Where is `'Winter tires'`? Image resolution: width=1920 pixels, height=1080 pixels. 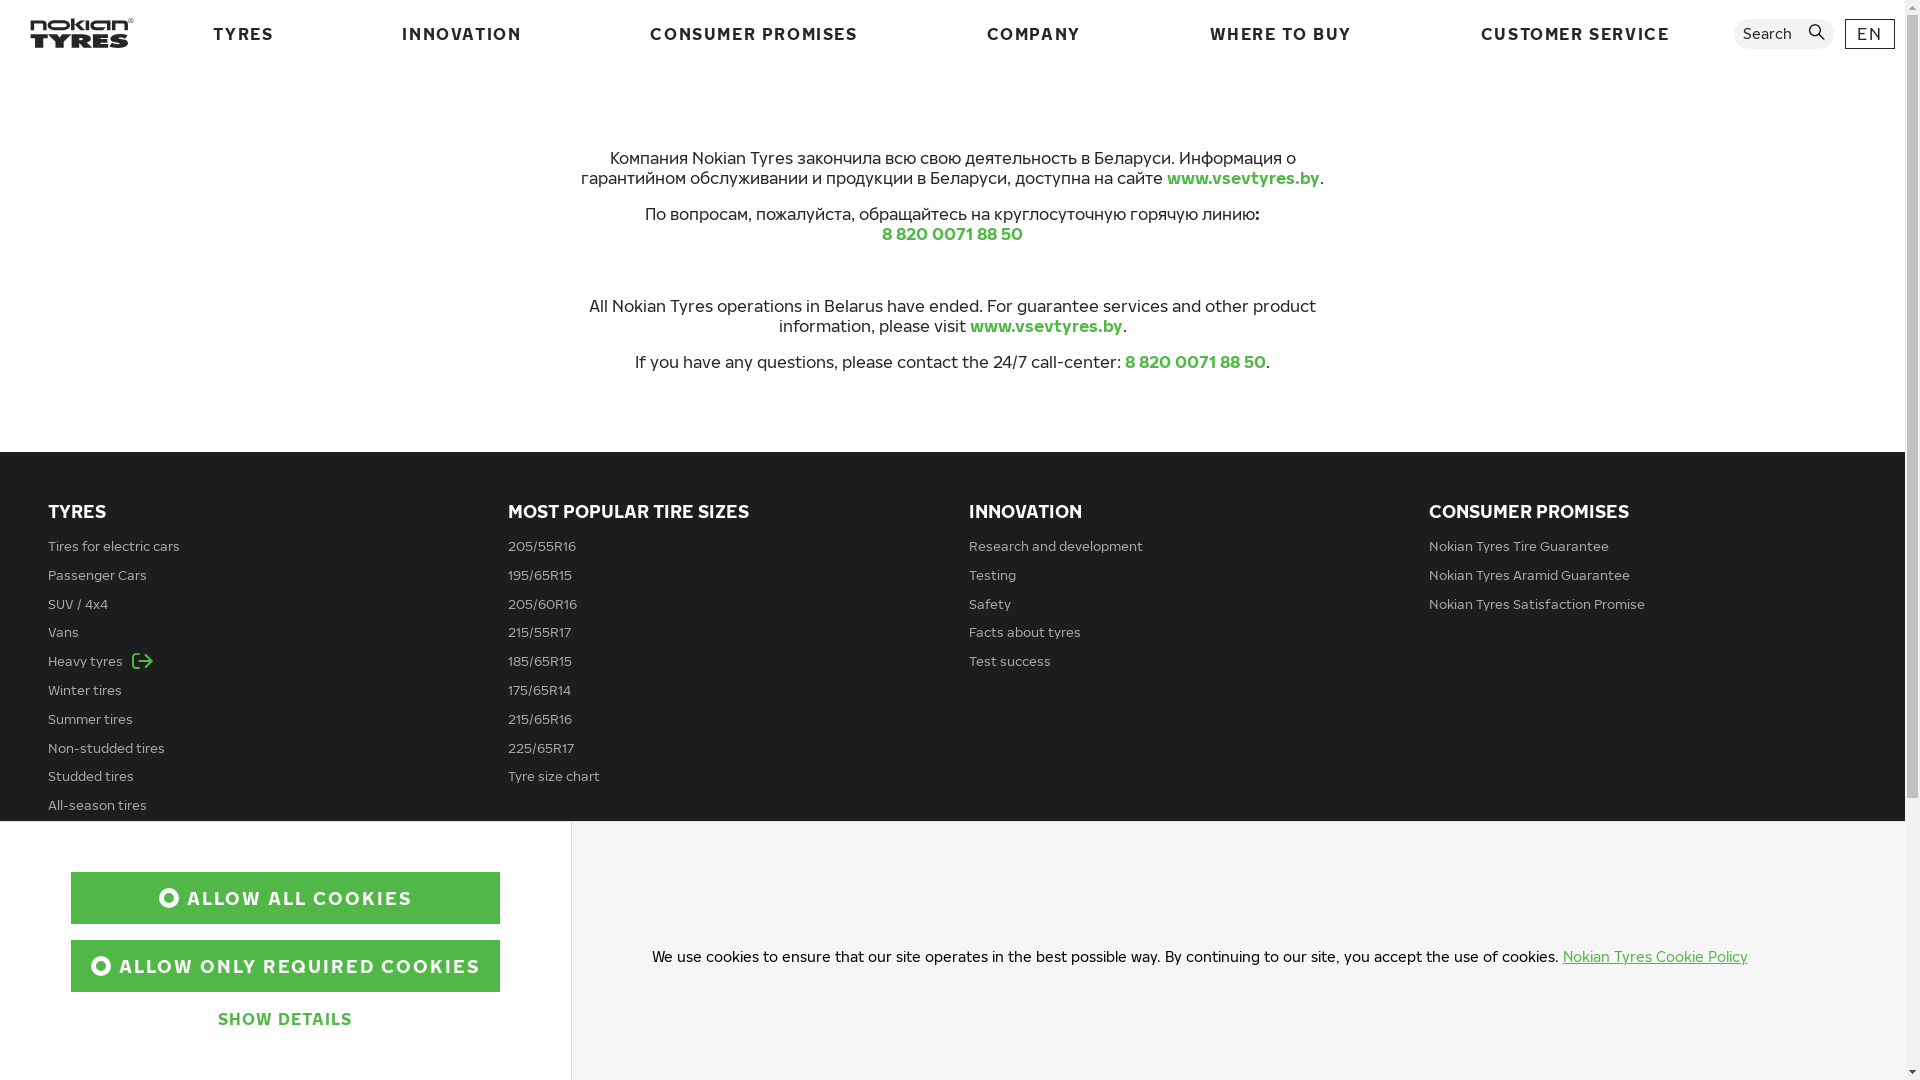 'Winter tires' is located at coordinates (84, 689).